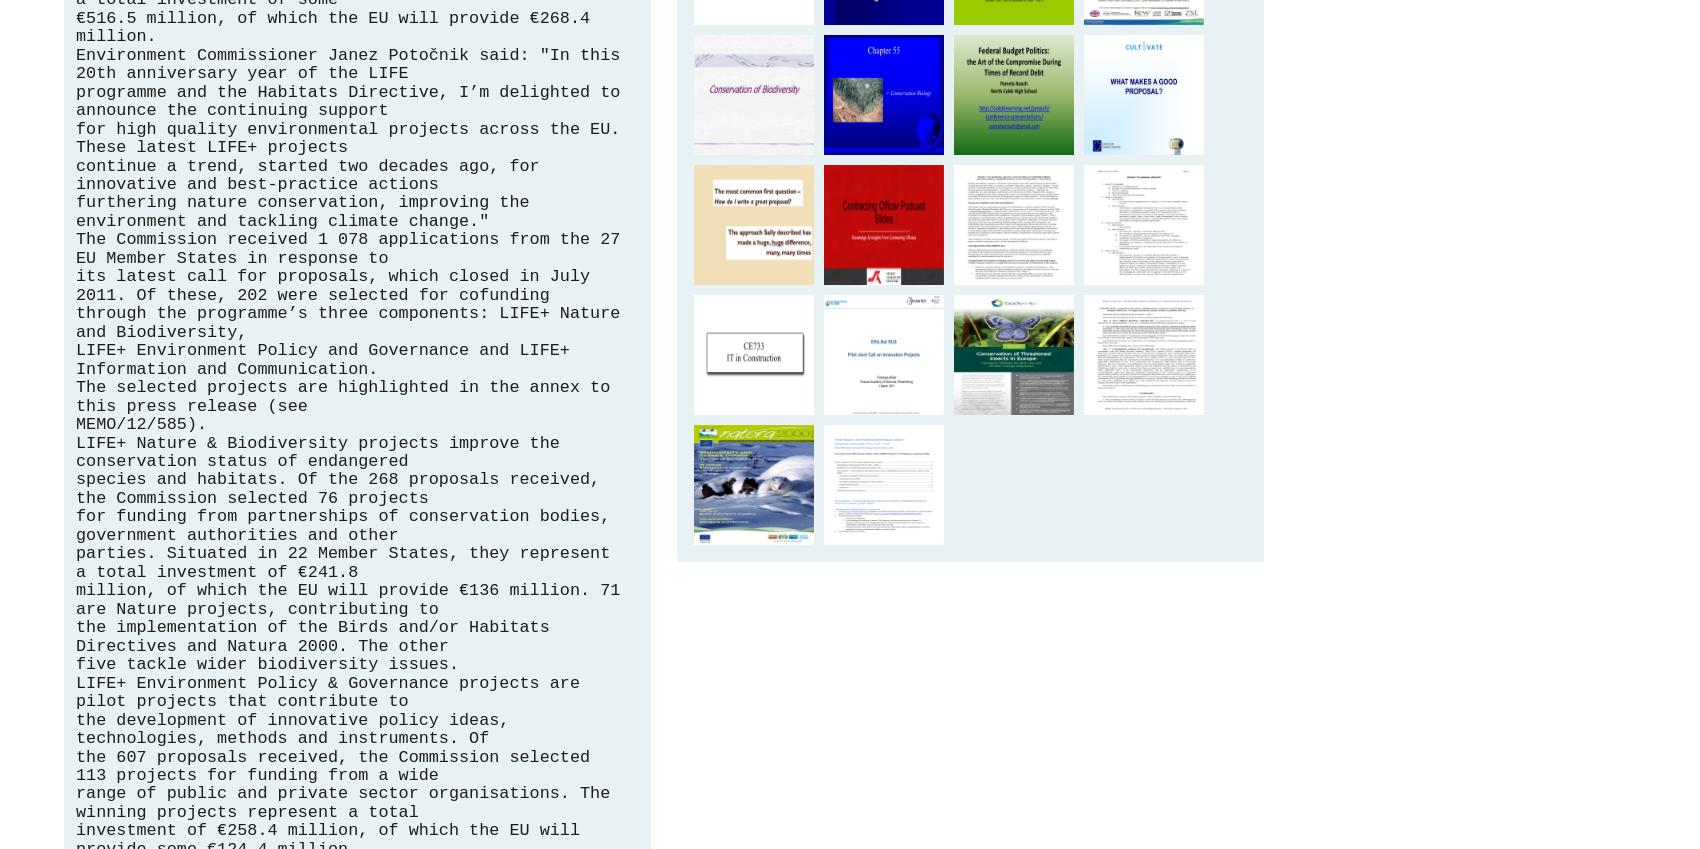 The width and height of the screenshot is (1700, 849). I want to click on 'Lecture #24 Date', so click(882, 79).